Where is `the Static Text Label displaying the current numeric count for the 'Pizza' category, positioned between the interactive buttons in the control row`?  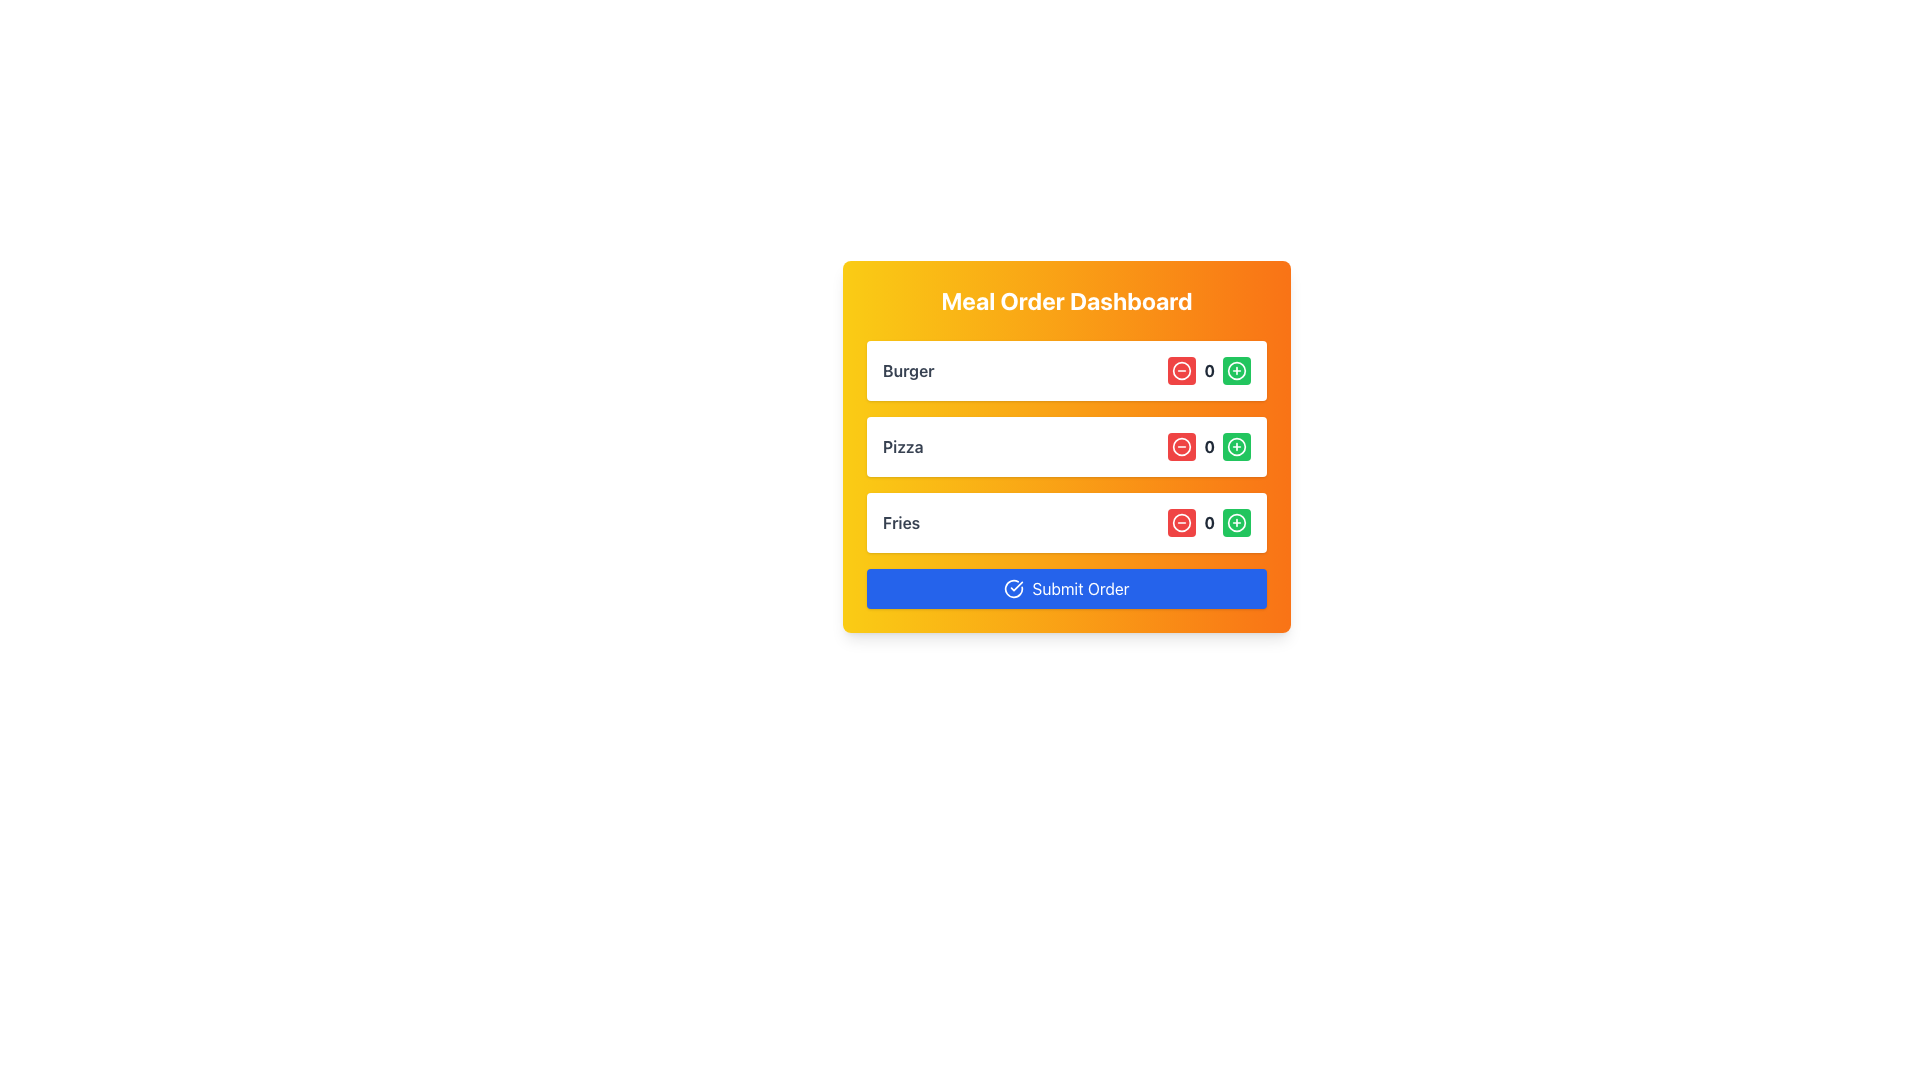 the Static Text Label displaying the current numeric count for the 'Pizza' category, positioned between the interactive buttons in the control row is located at coordinates (1208, 370).